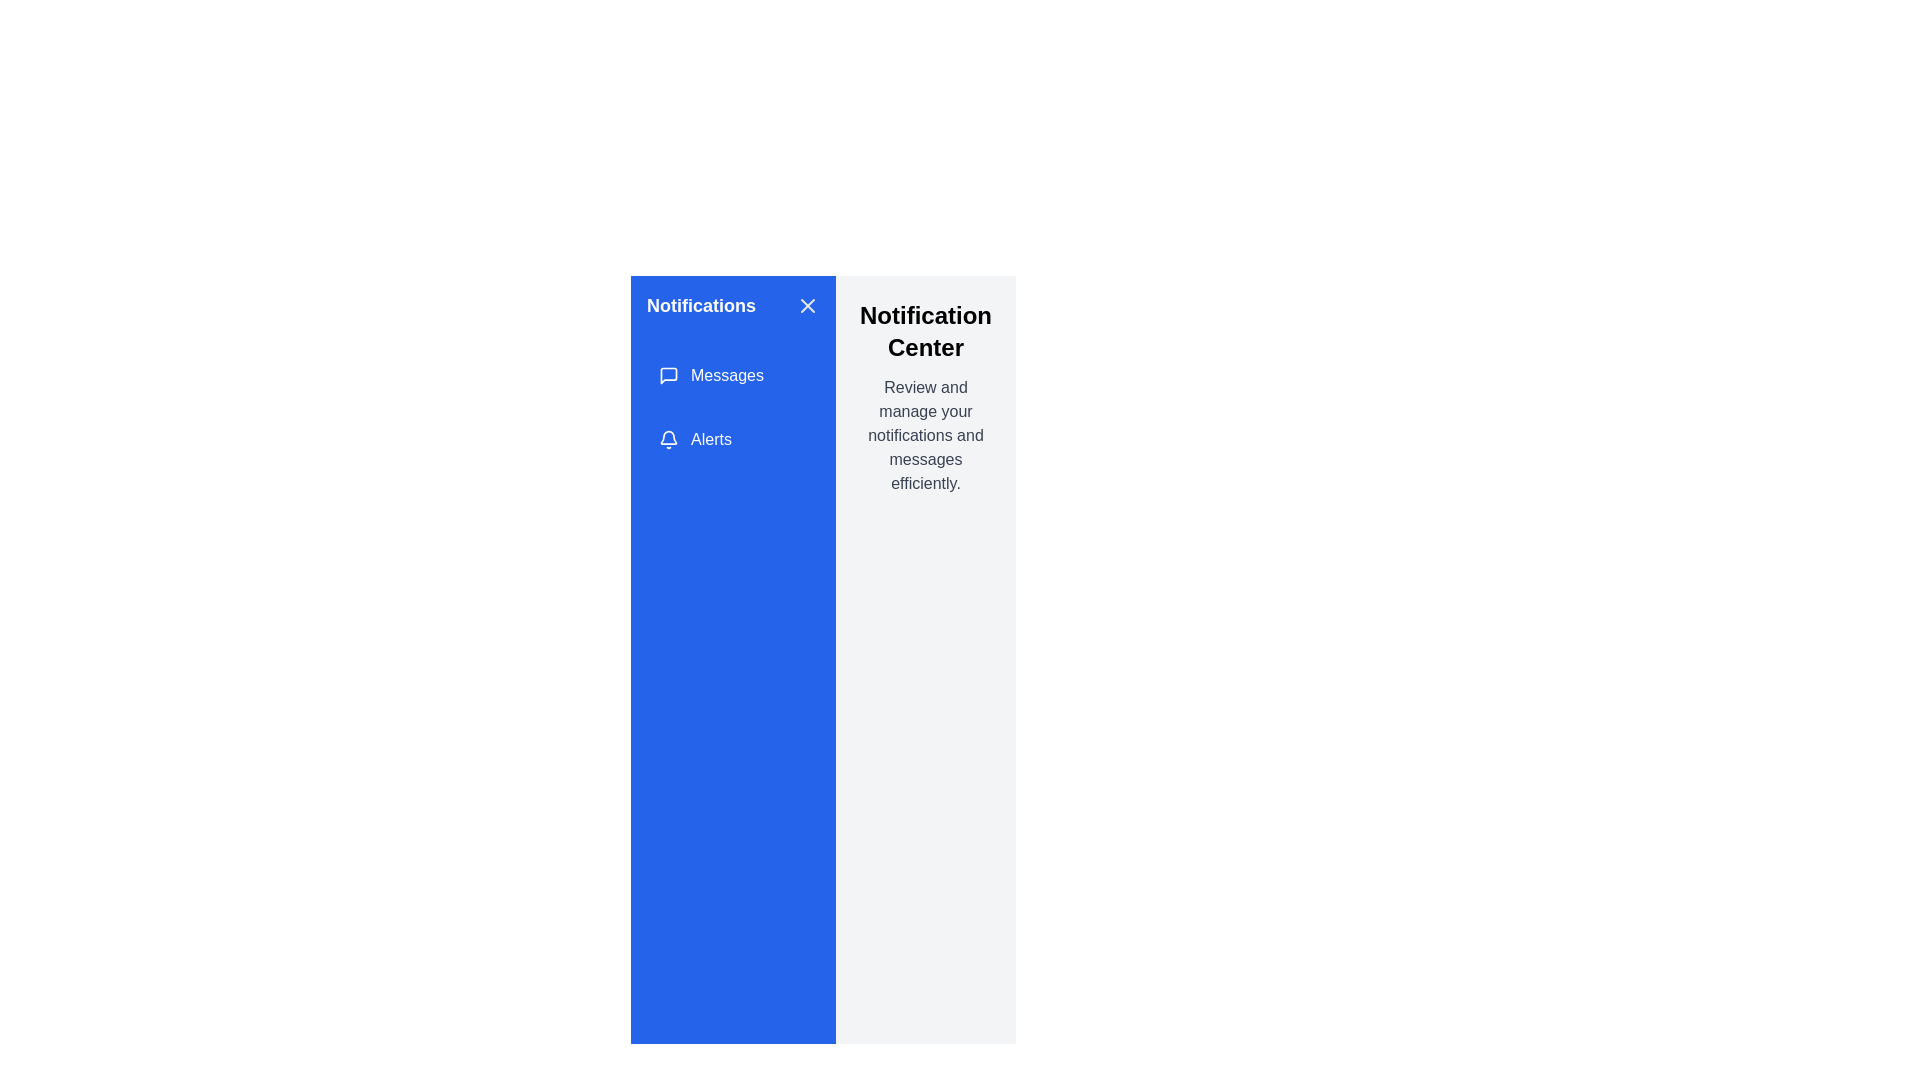 The image size is (1920, 1080). What do you see at coordinates (668, 436) in the screenshot?
I see `the alert or notification icon located in the vertical menu on the left side of the application interface, beneath the 'Notifications' header and adjacent to the 'Alerts' label` at bounding box center [668, 436].